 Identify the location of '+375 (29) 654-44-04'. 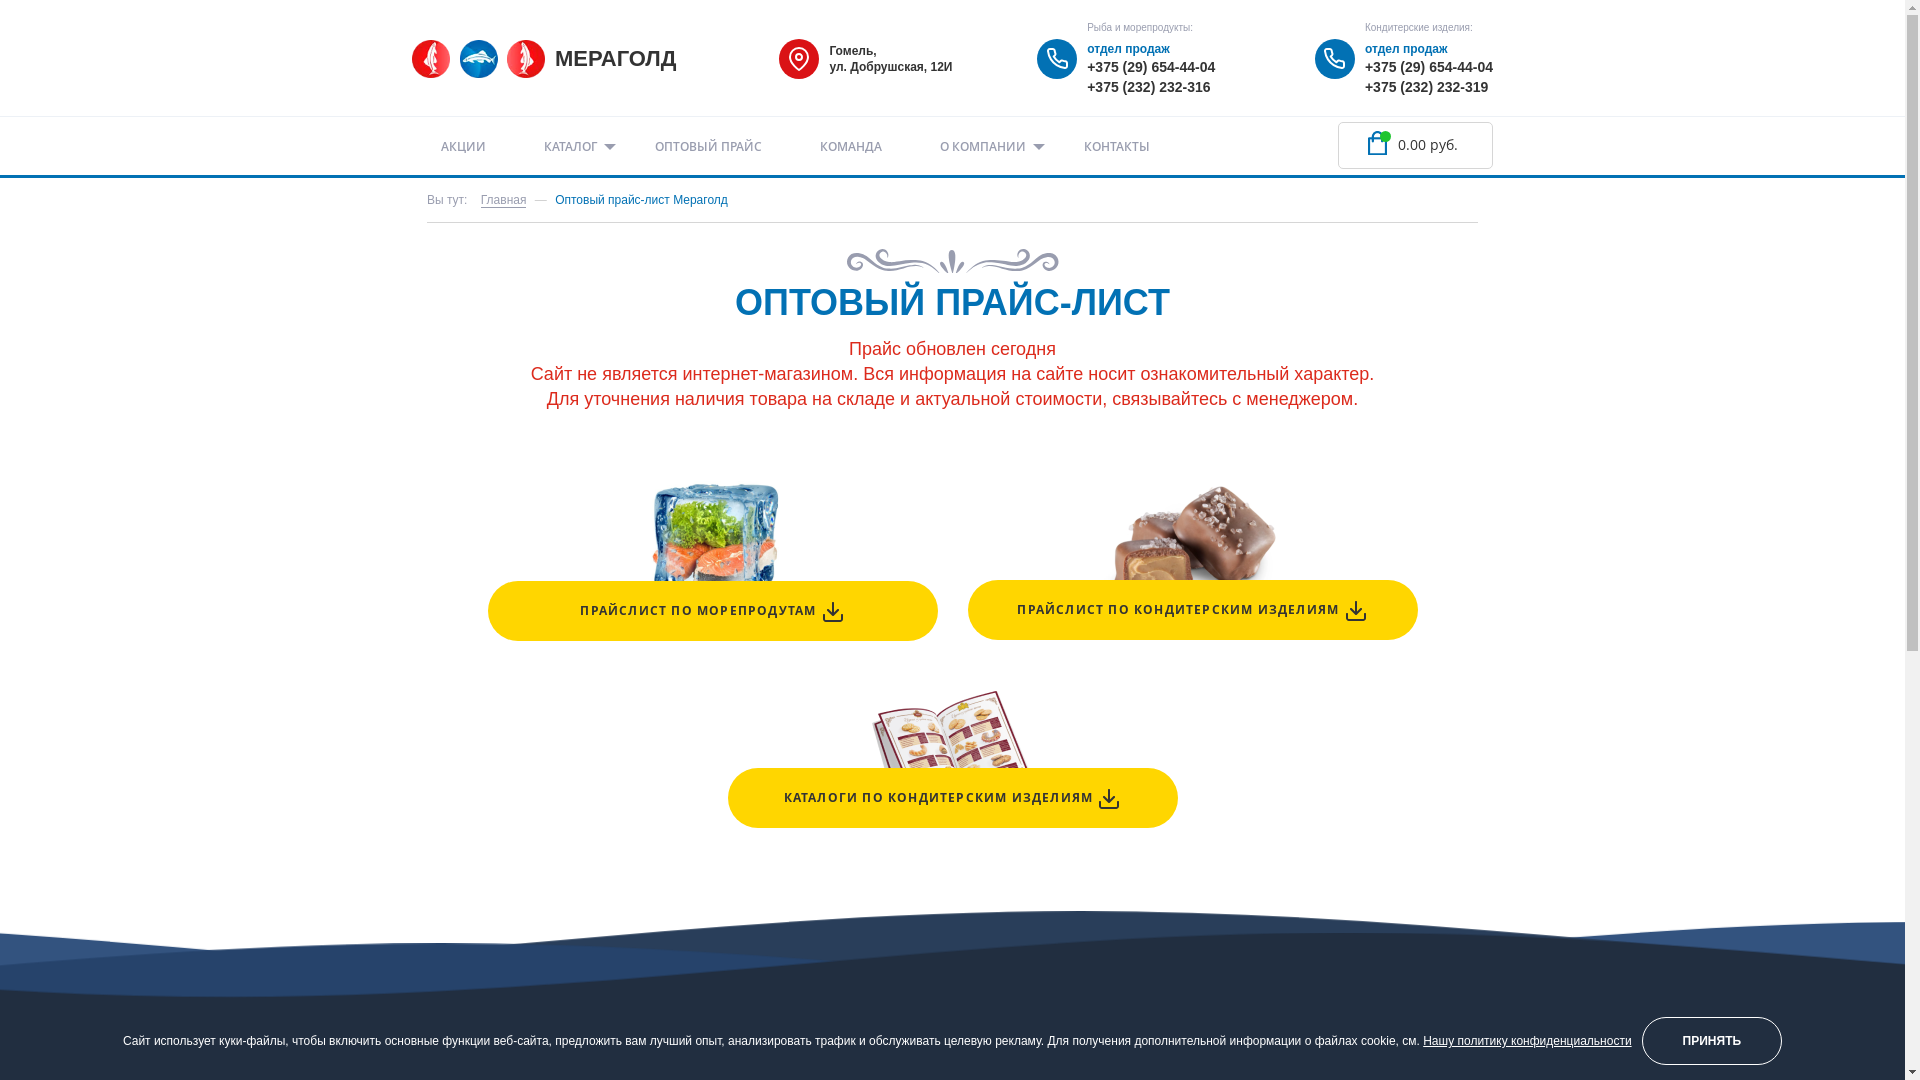
(1428, 65).